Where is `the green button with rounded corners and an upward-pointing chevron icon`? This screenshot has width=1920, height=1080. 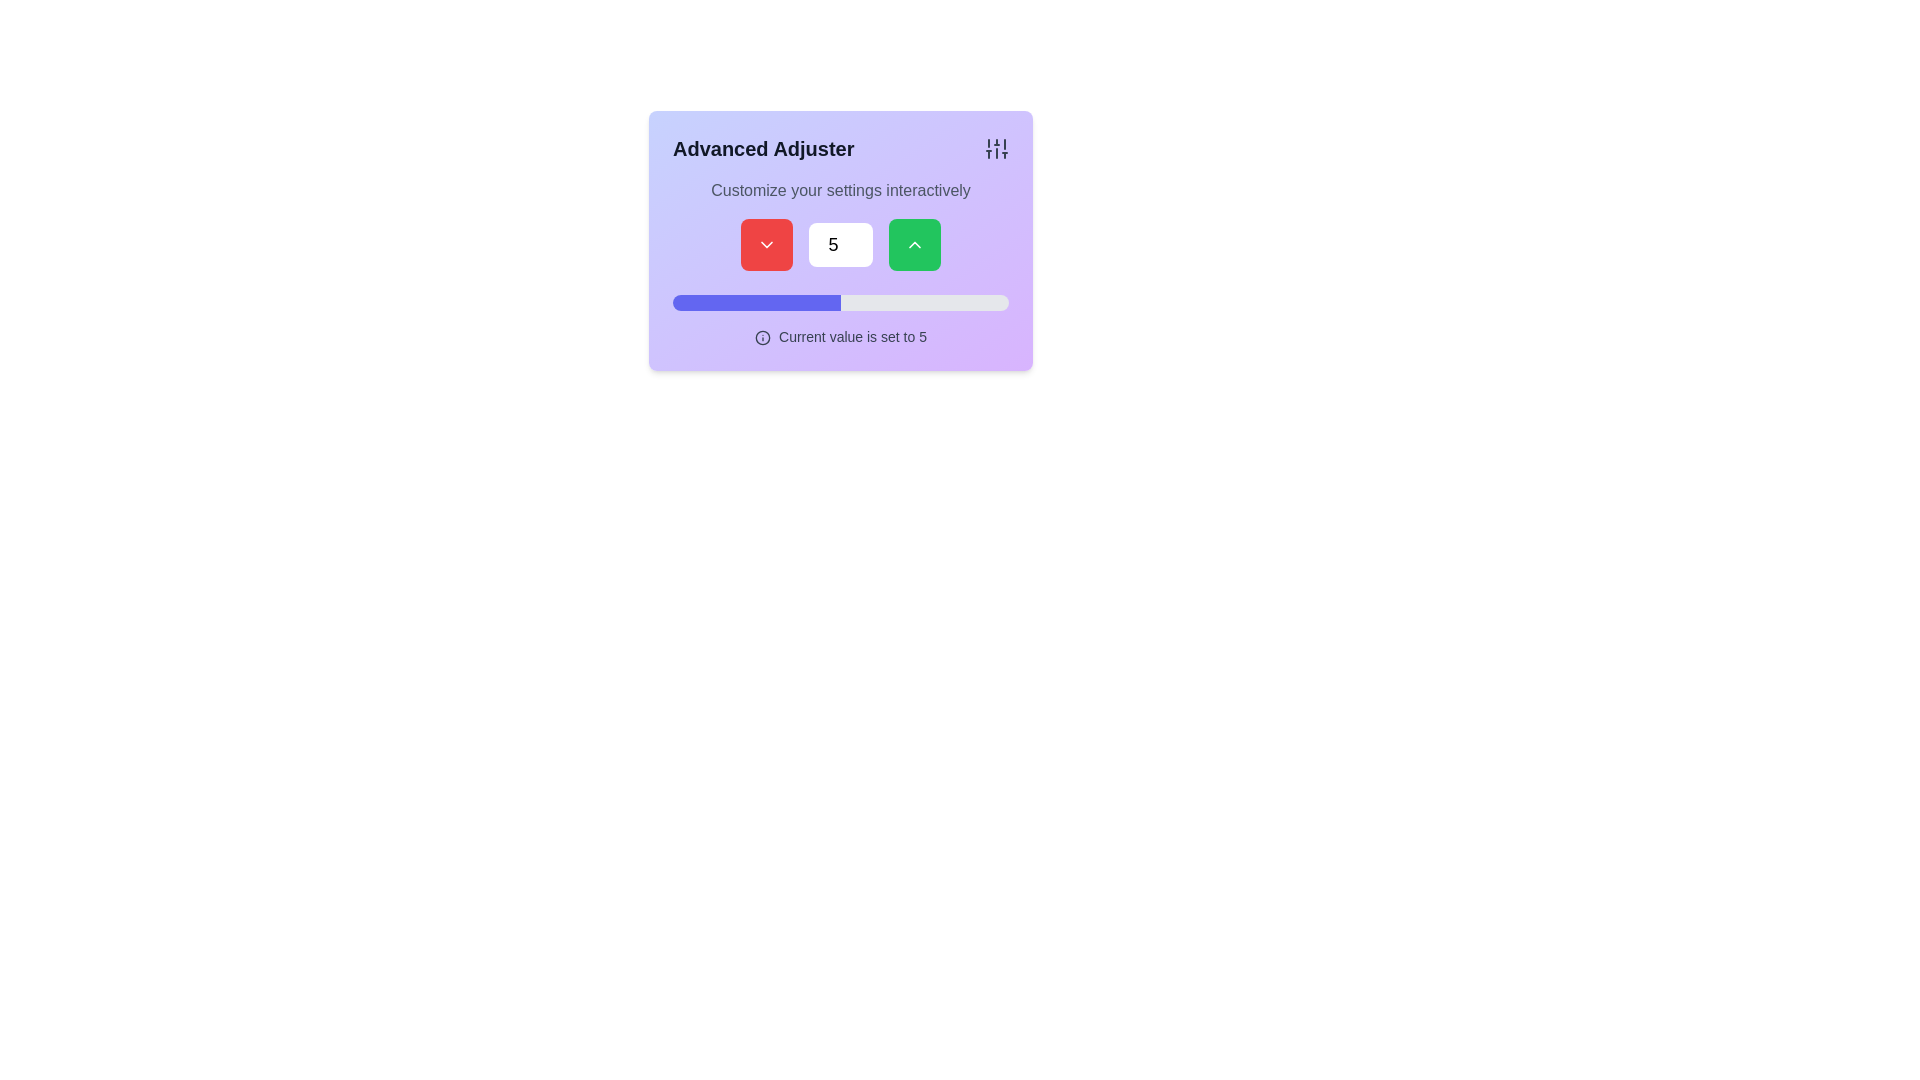
the green button with rounded corners and an upward-pointing chevron icon is located at coordinates (914, 244).